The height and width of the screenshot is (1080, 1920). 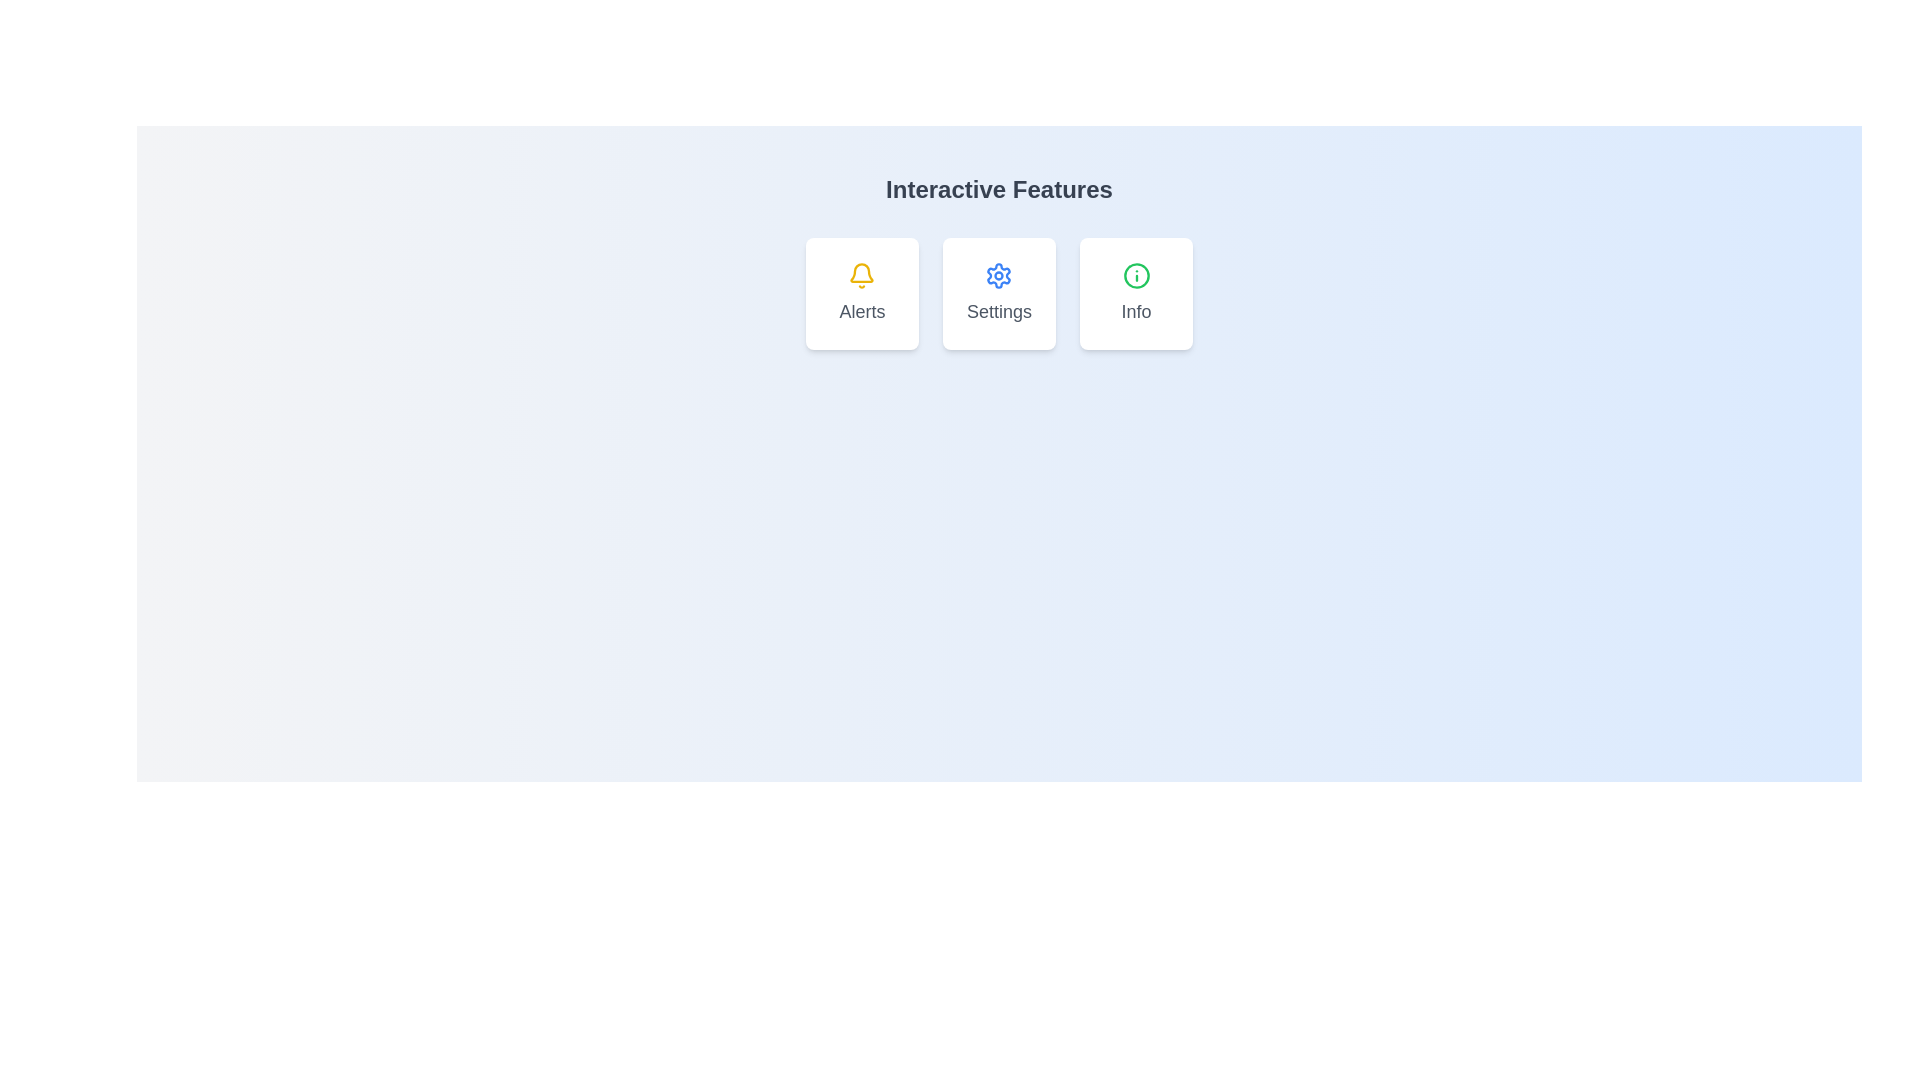 What do you see at coordinates (1136, 293) in the screenshot?
I see `the Information Card, which is the third card in a horizontal row of three, located to the right of the 'Alerts' and 'Settings' cards` at bounding box center [1136, 293].